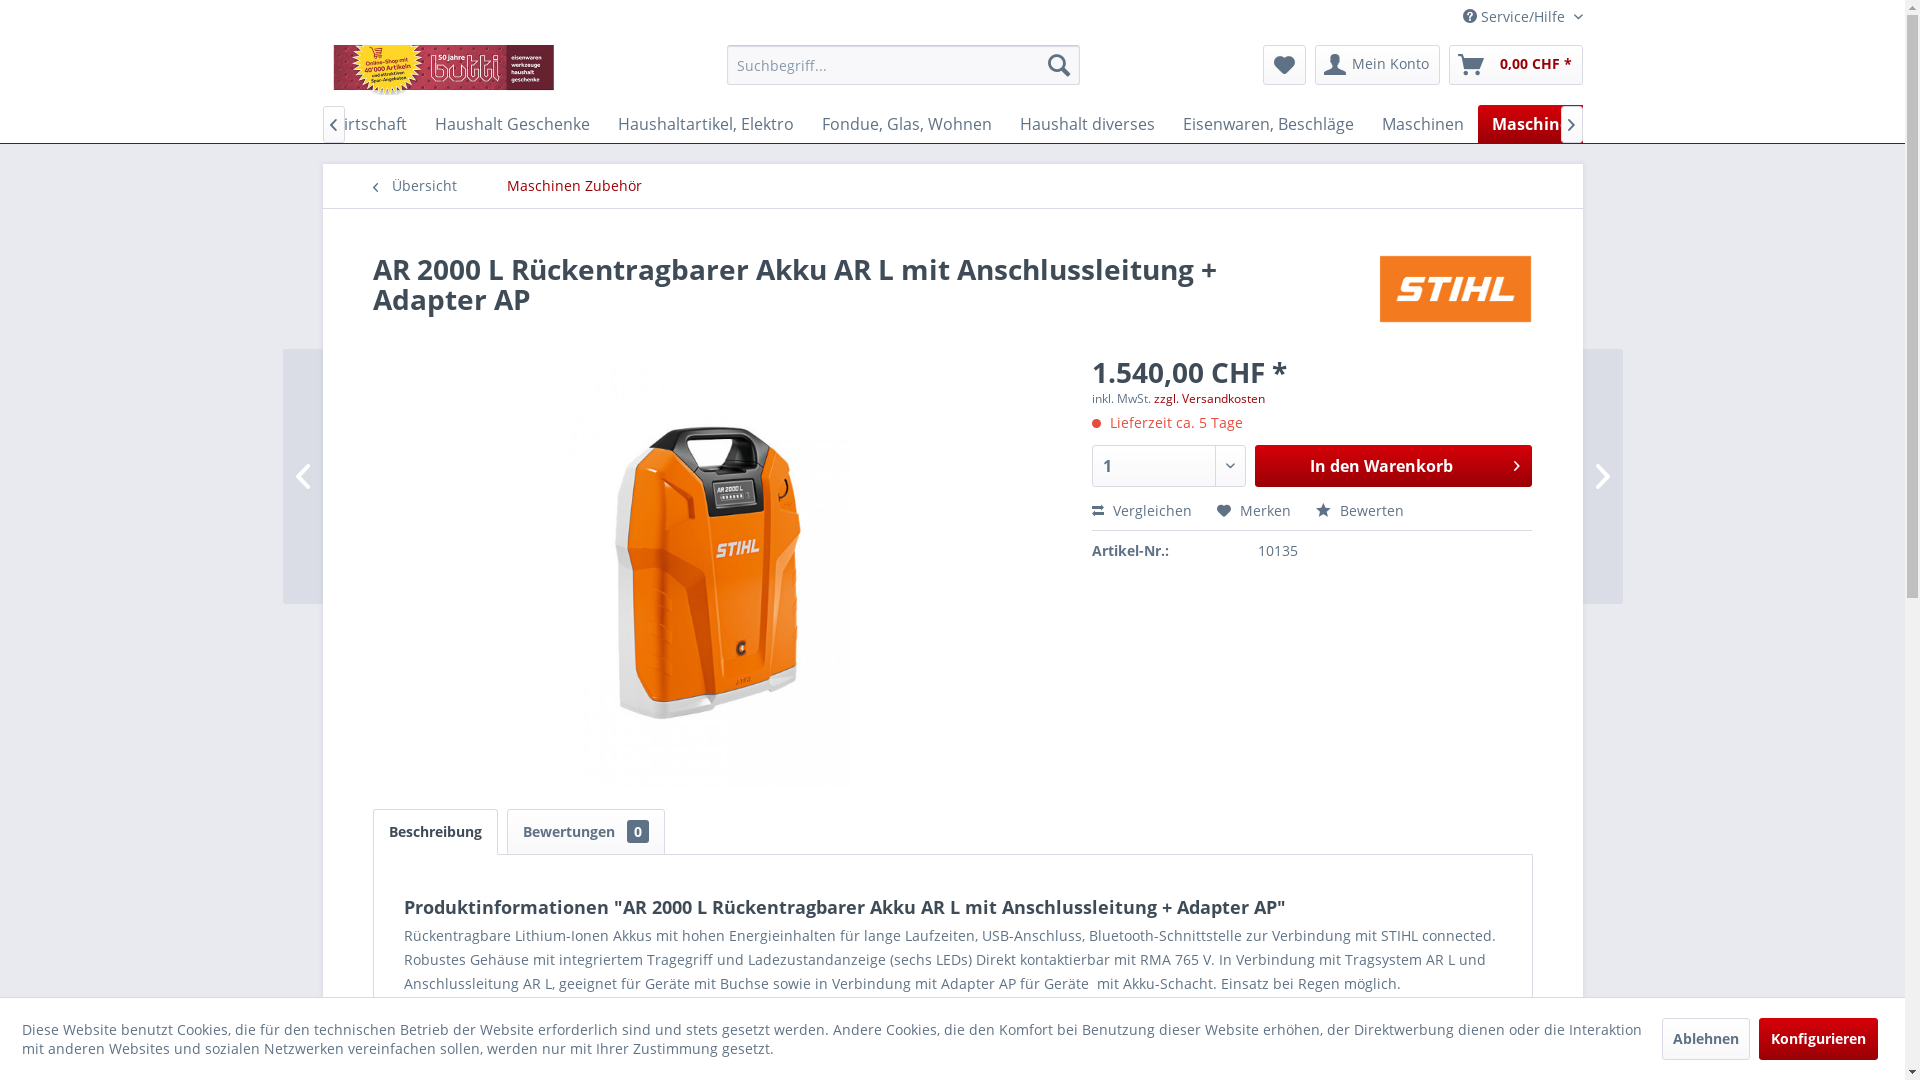  I want to click on 'Bewertungen 0', so click(584, 832).